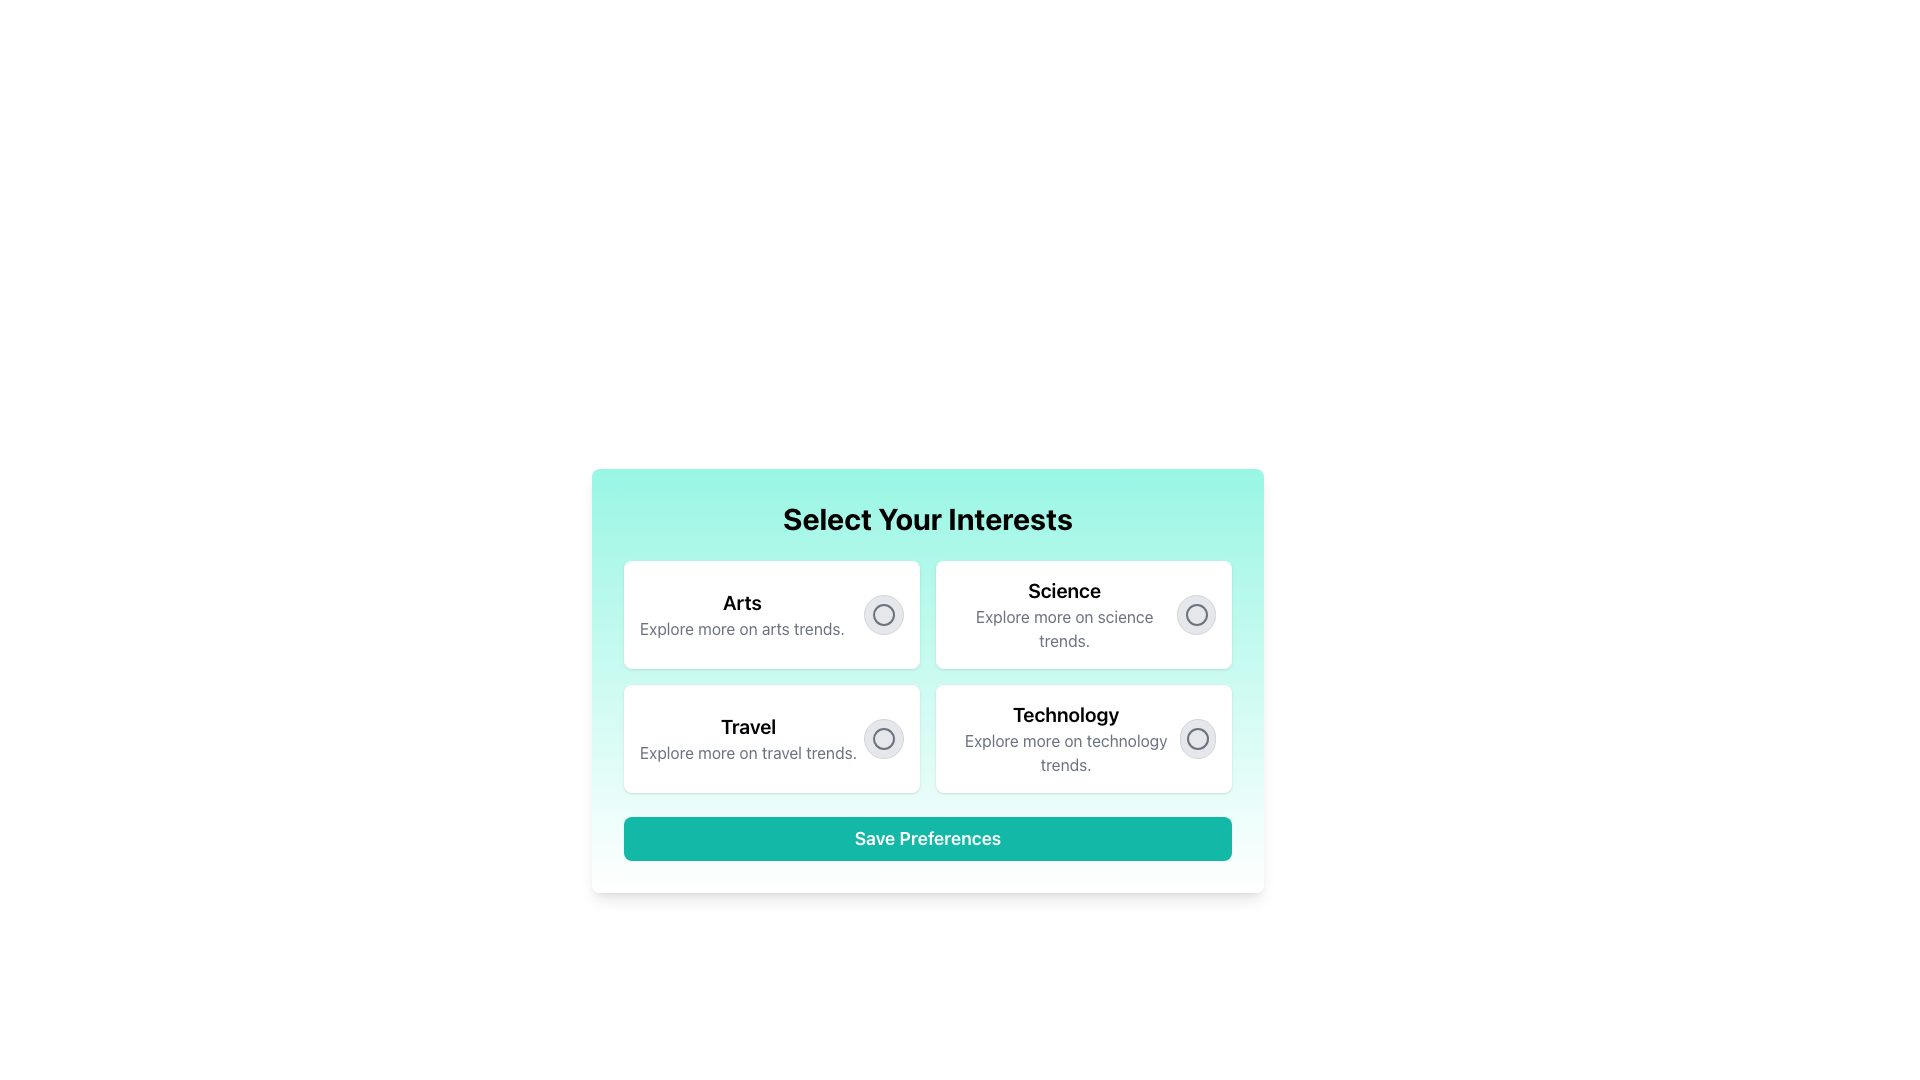  I want to click on the 'Technology' option in the interest selection grid located in the bottom-right quadrant, so click(1065, 739).